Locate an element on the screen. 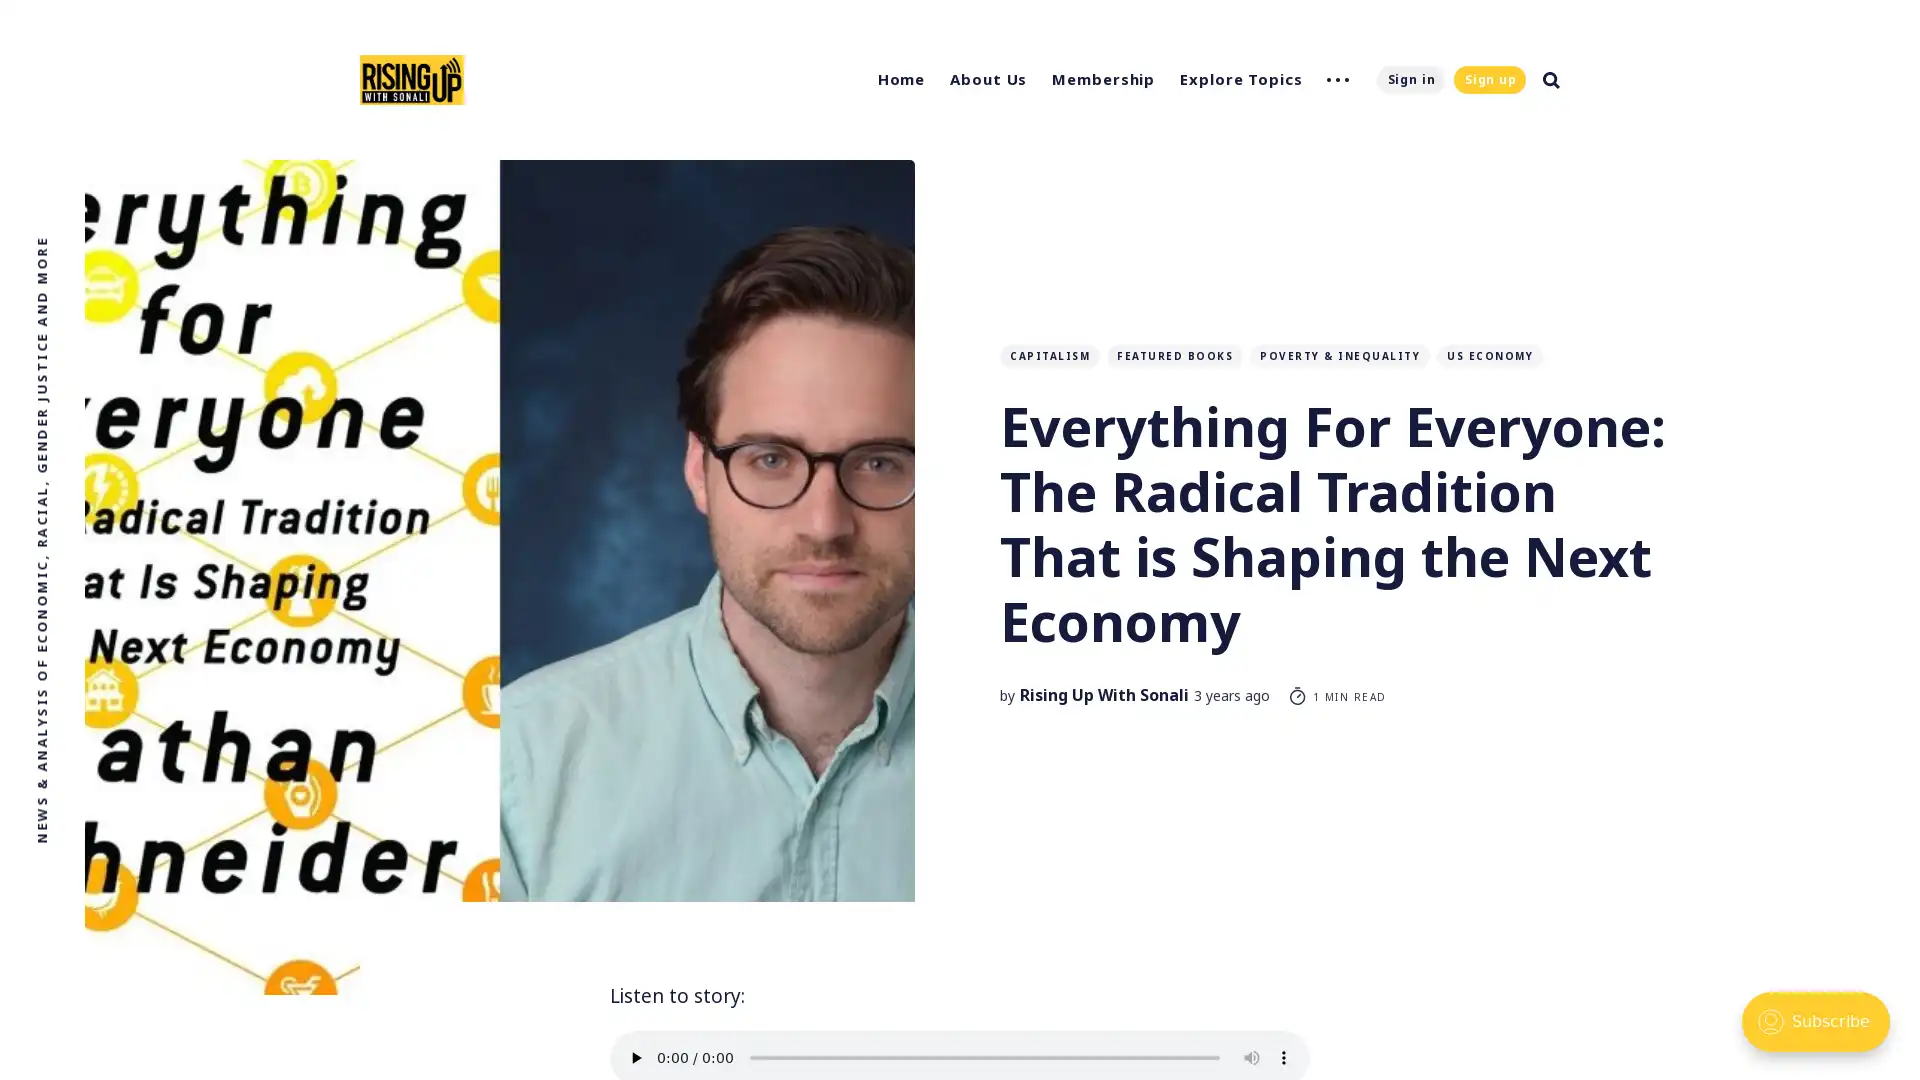  mute is located at coordinates (1251, 1056).